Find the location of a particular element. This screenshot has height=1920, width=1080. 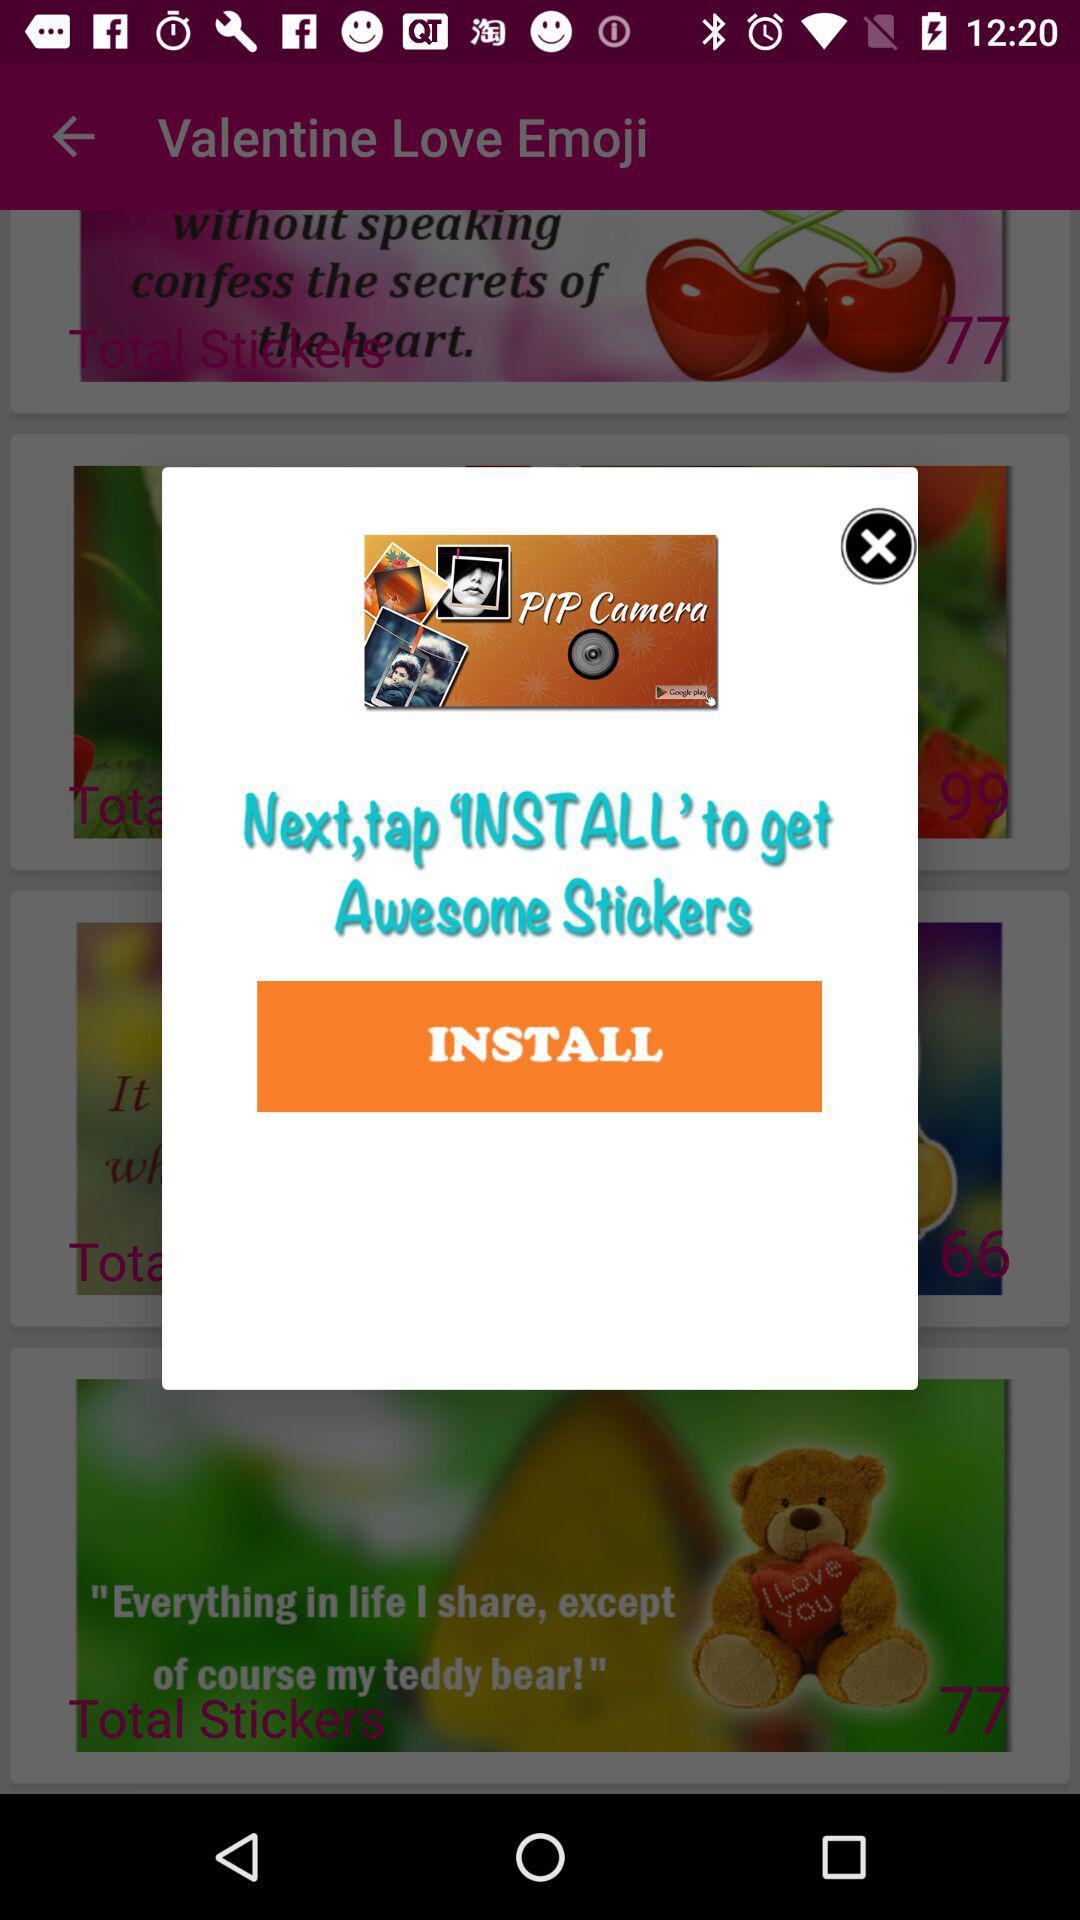

press to close the box is located at coordinates (878, 546).